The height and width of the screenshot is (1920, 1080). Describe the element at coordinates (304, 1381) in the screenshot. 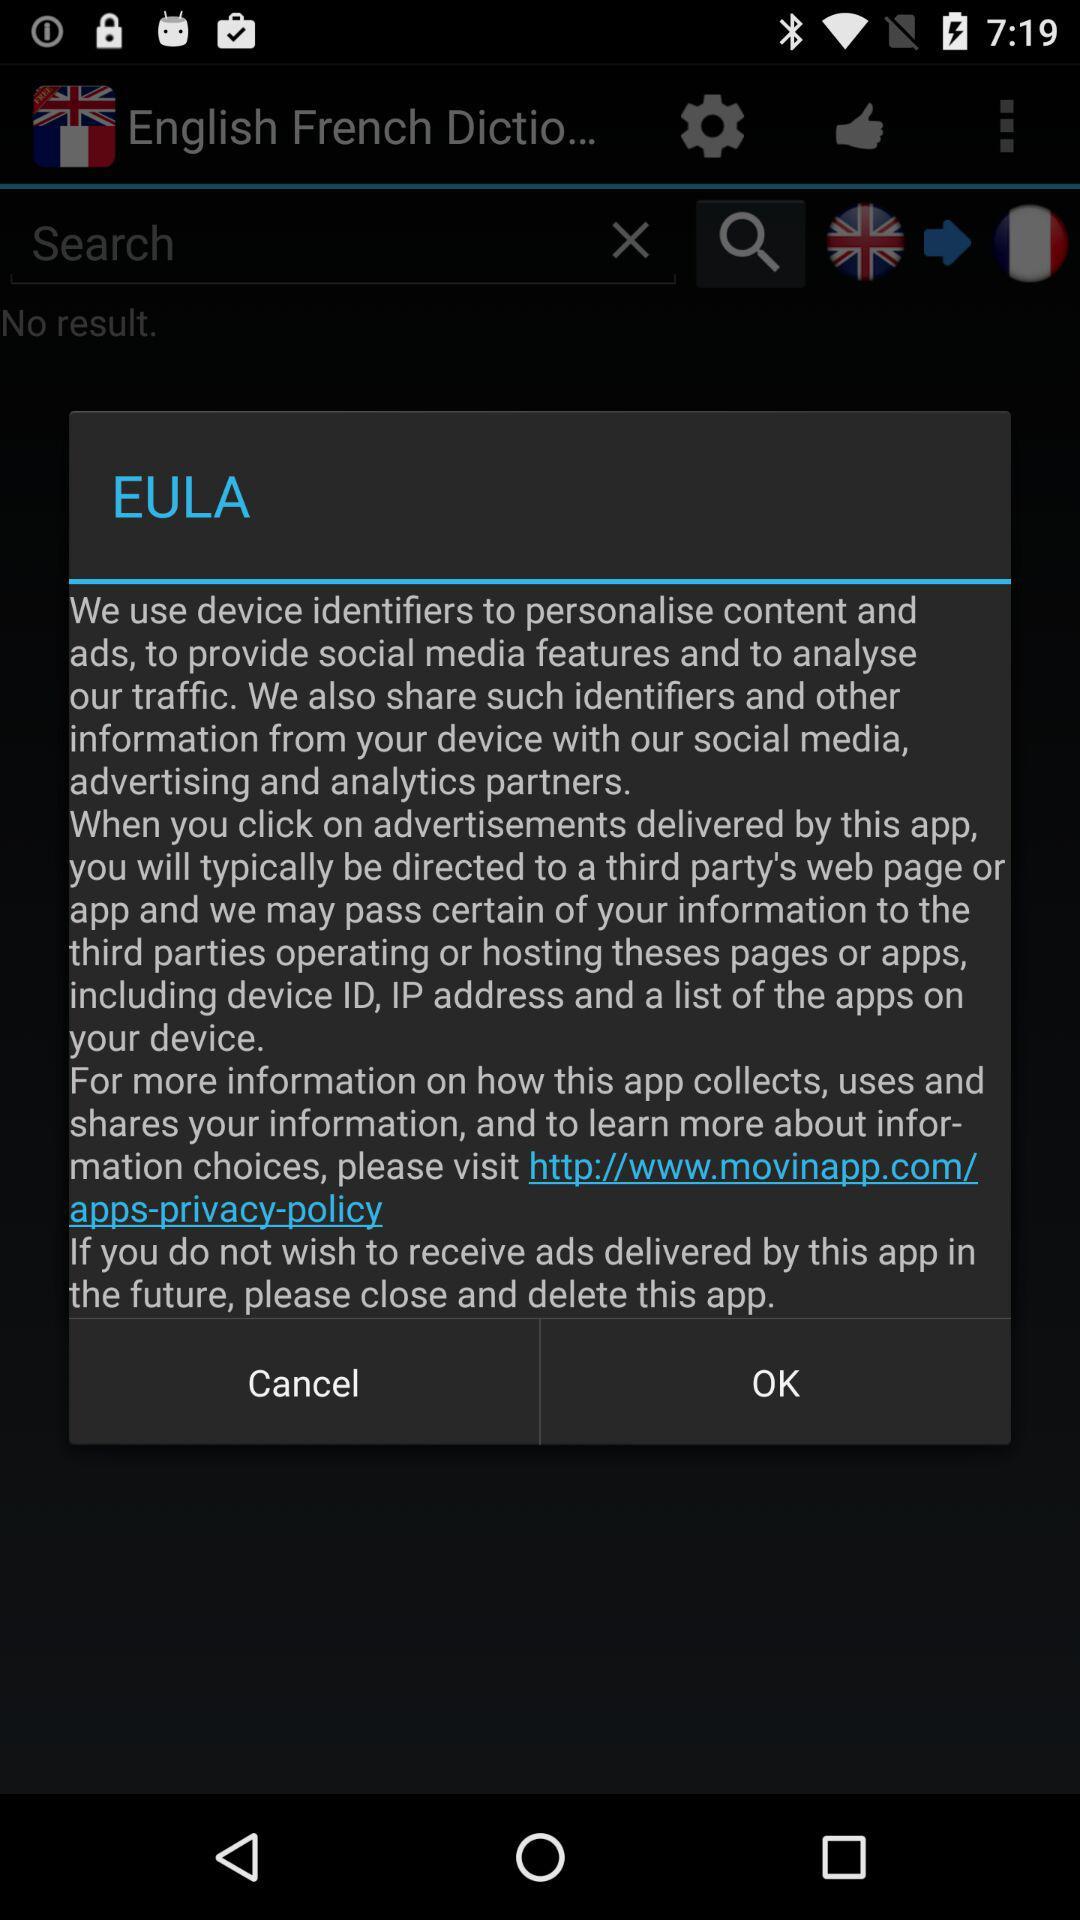

I see `cancel button` at that location.